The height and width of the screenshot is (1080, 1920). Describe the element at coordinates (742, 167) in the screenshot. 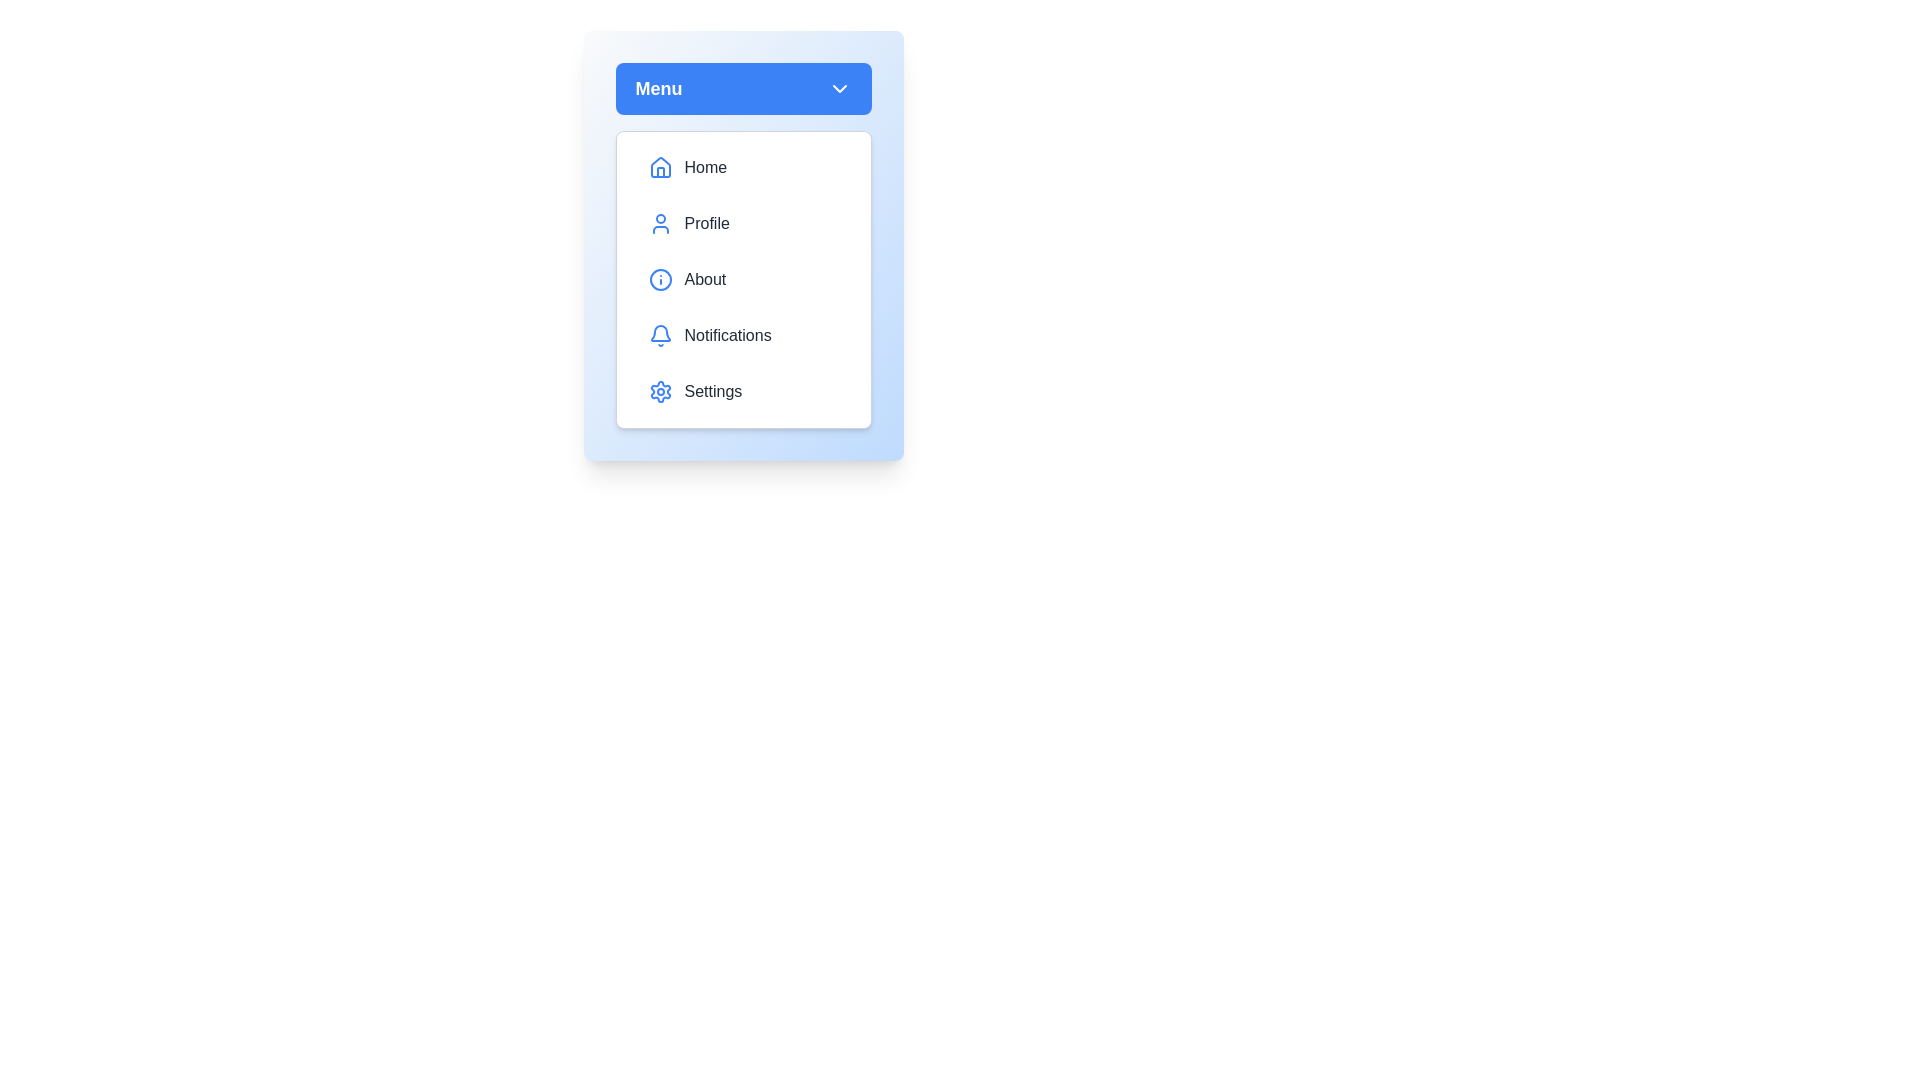

I see `the menu item Home from the menu` at that location.